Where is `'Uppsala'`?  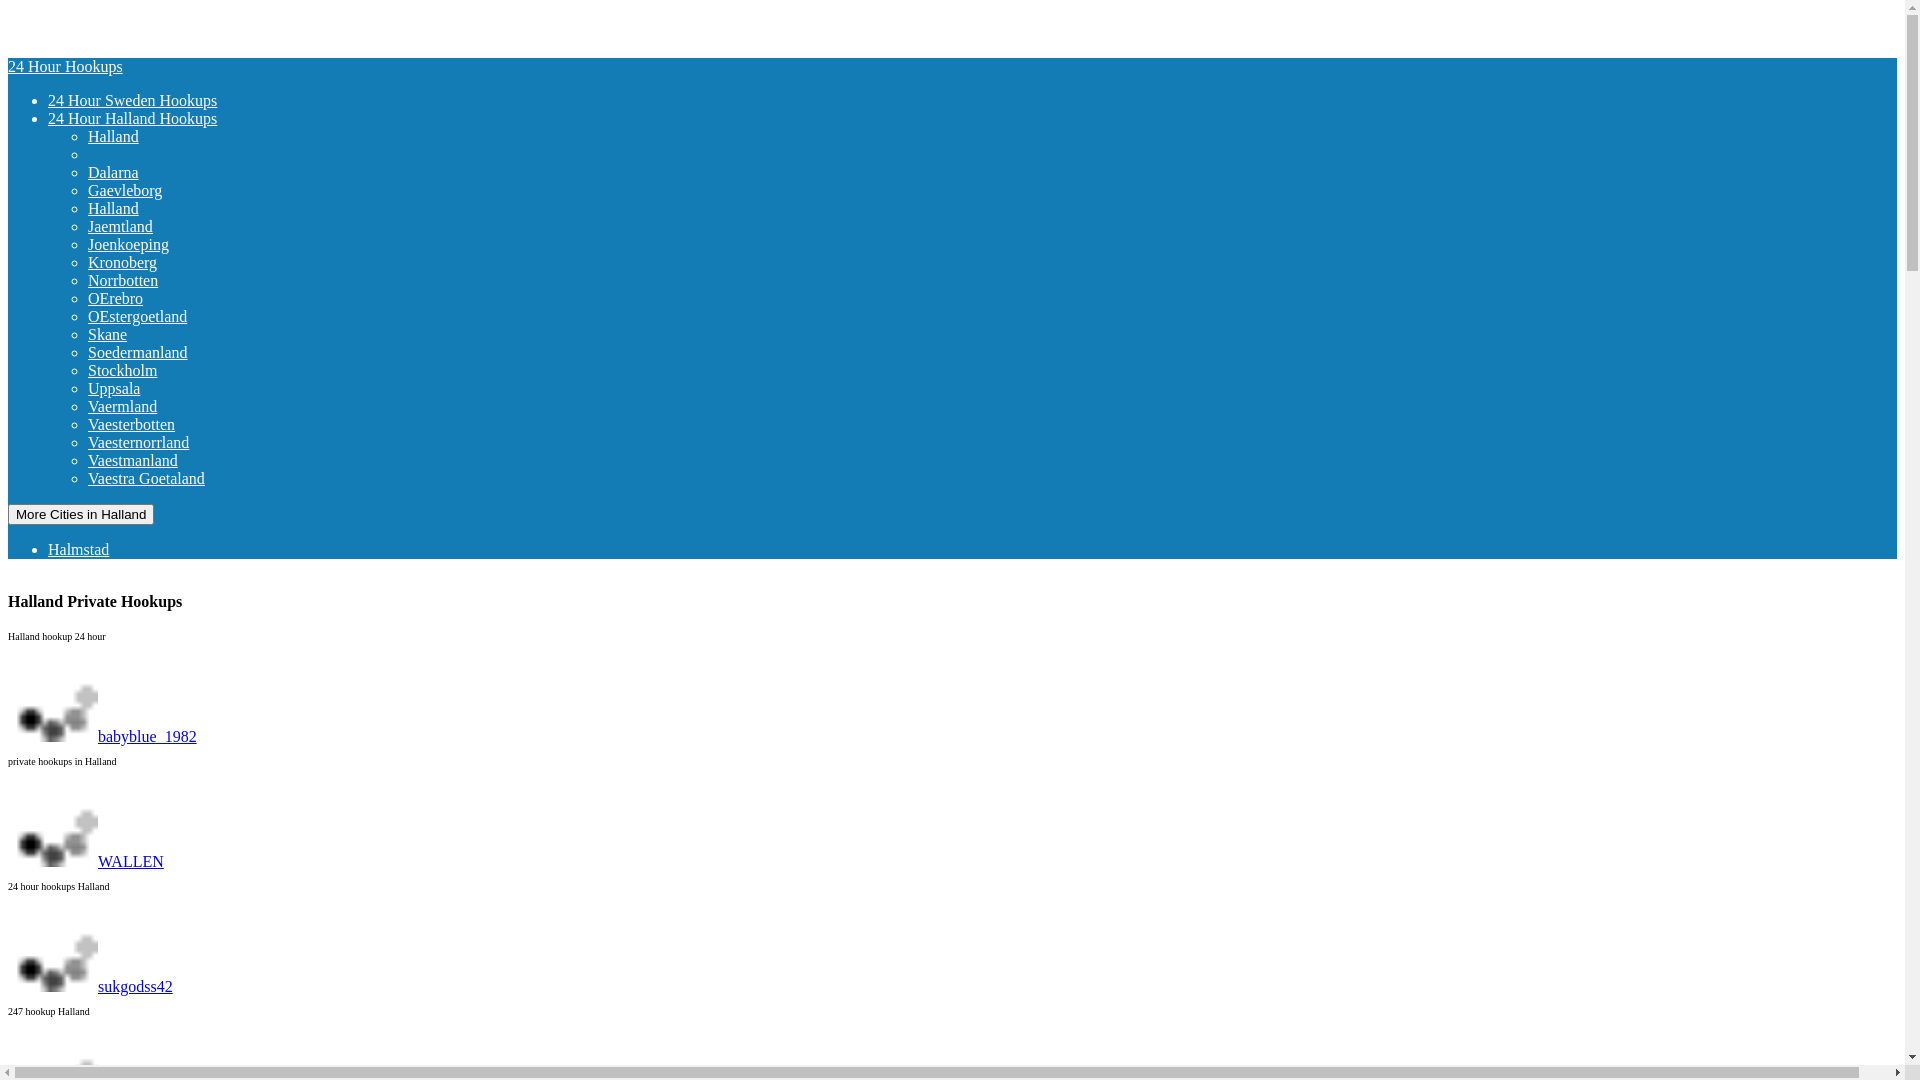 'Uppsala' is located at coordinates (147, 388).